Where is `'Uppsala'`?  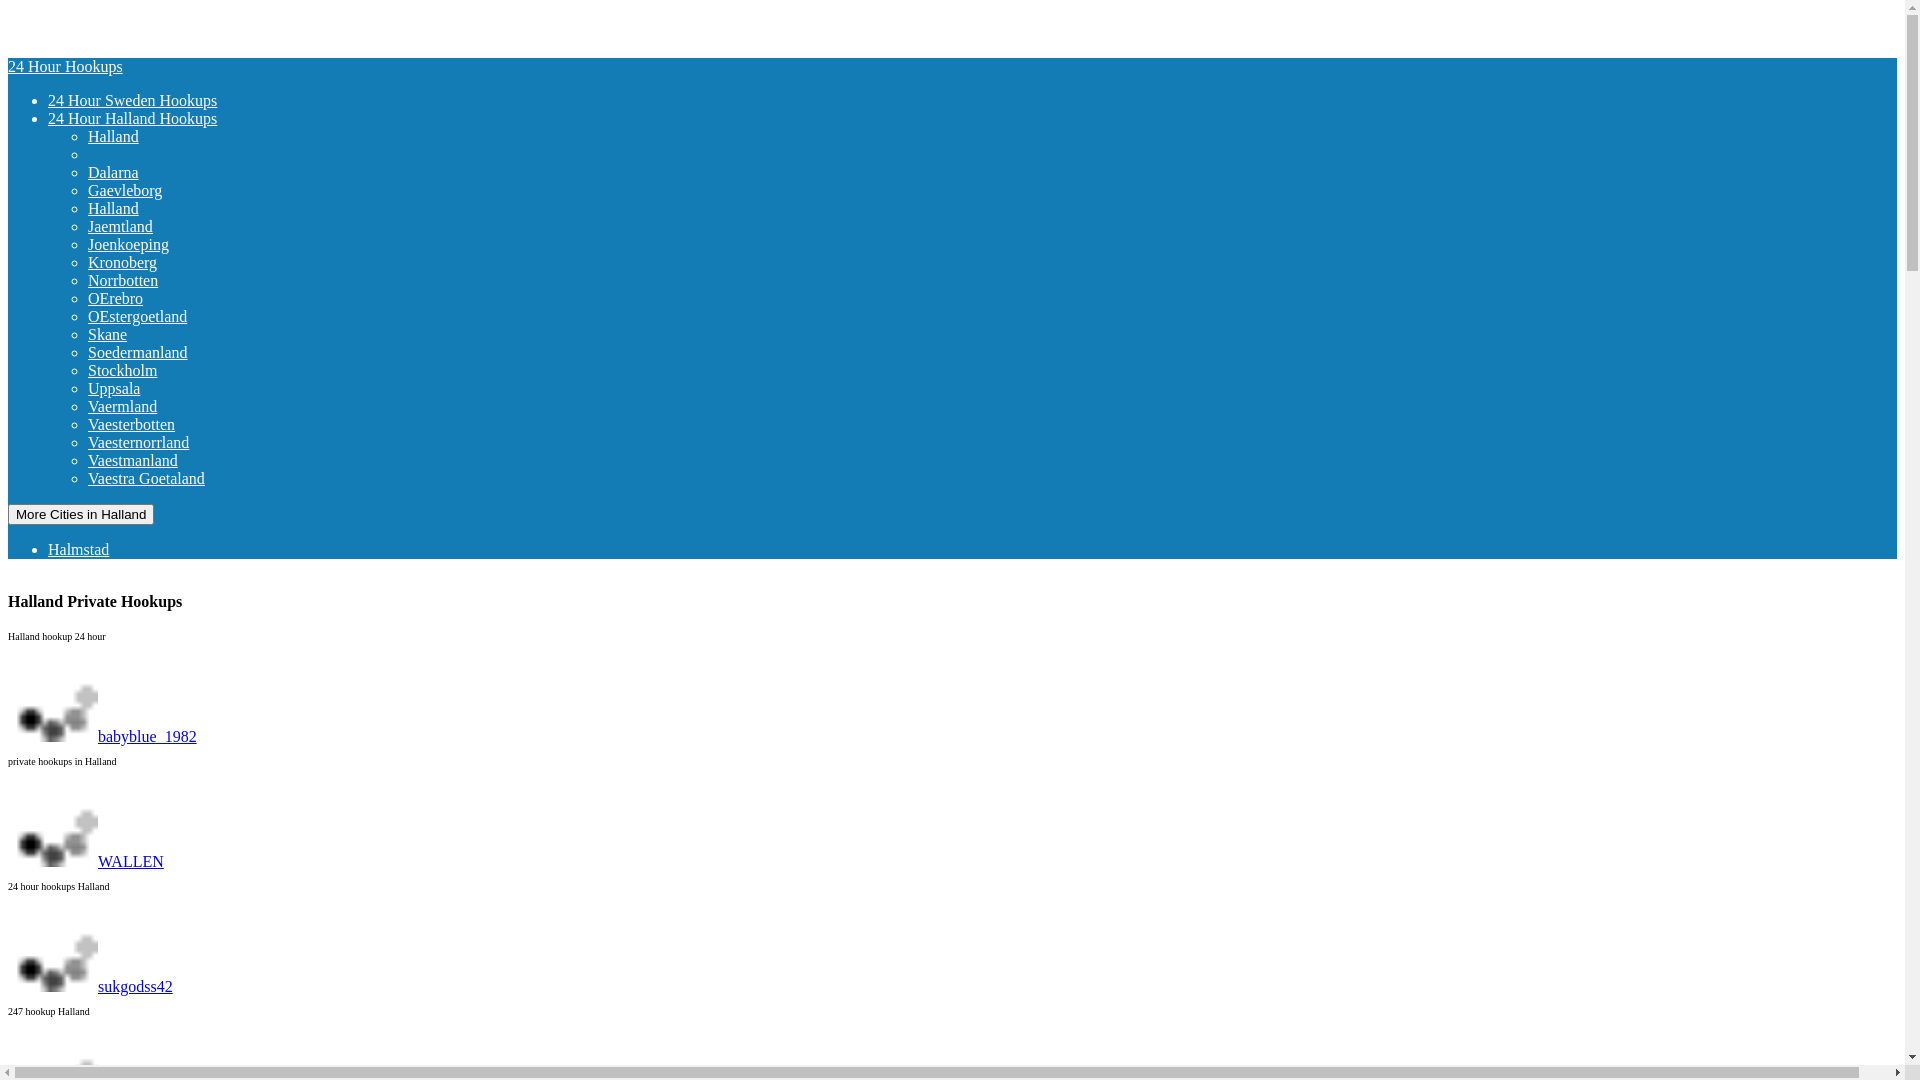 'Uppsala' is located at coordinates (147, 388).